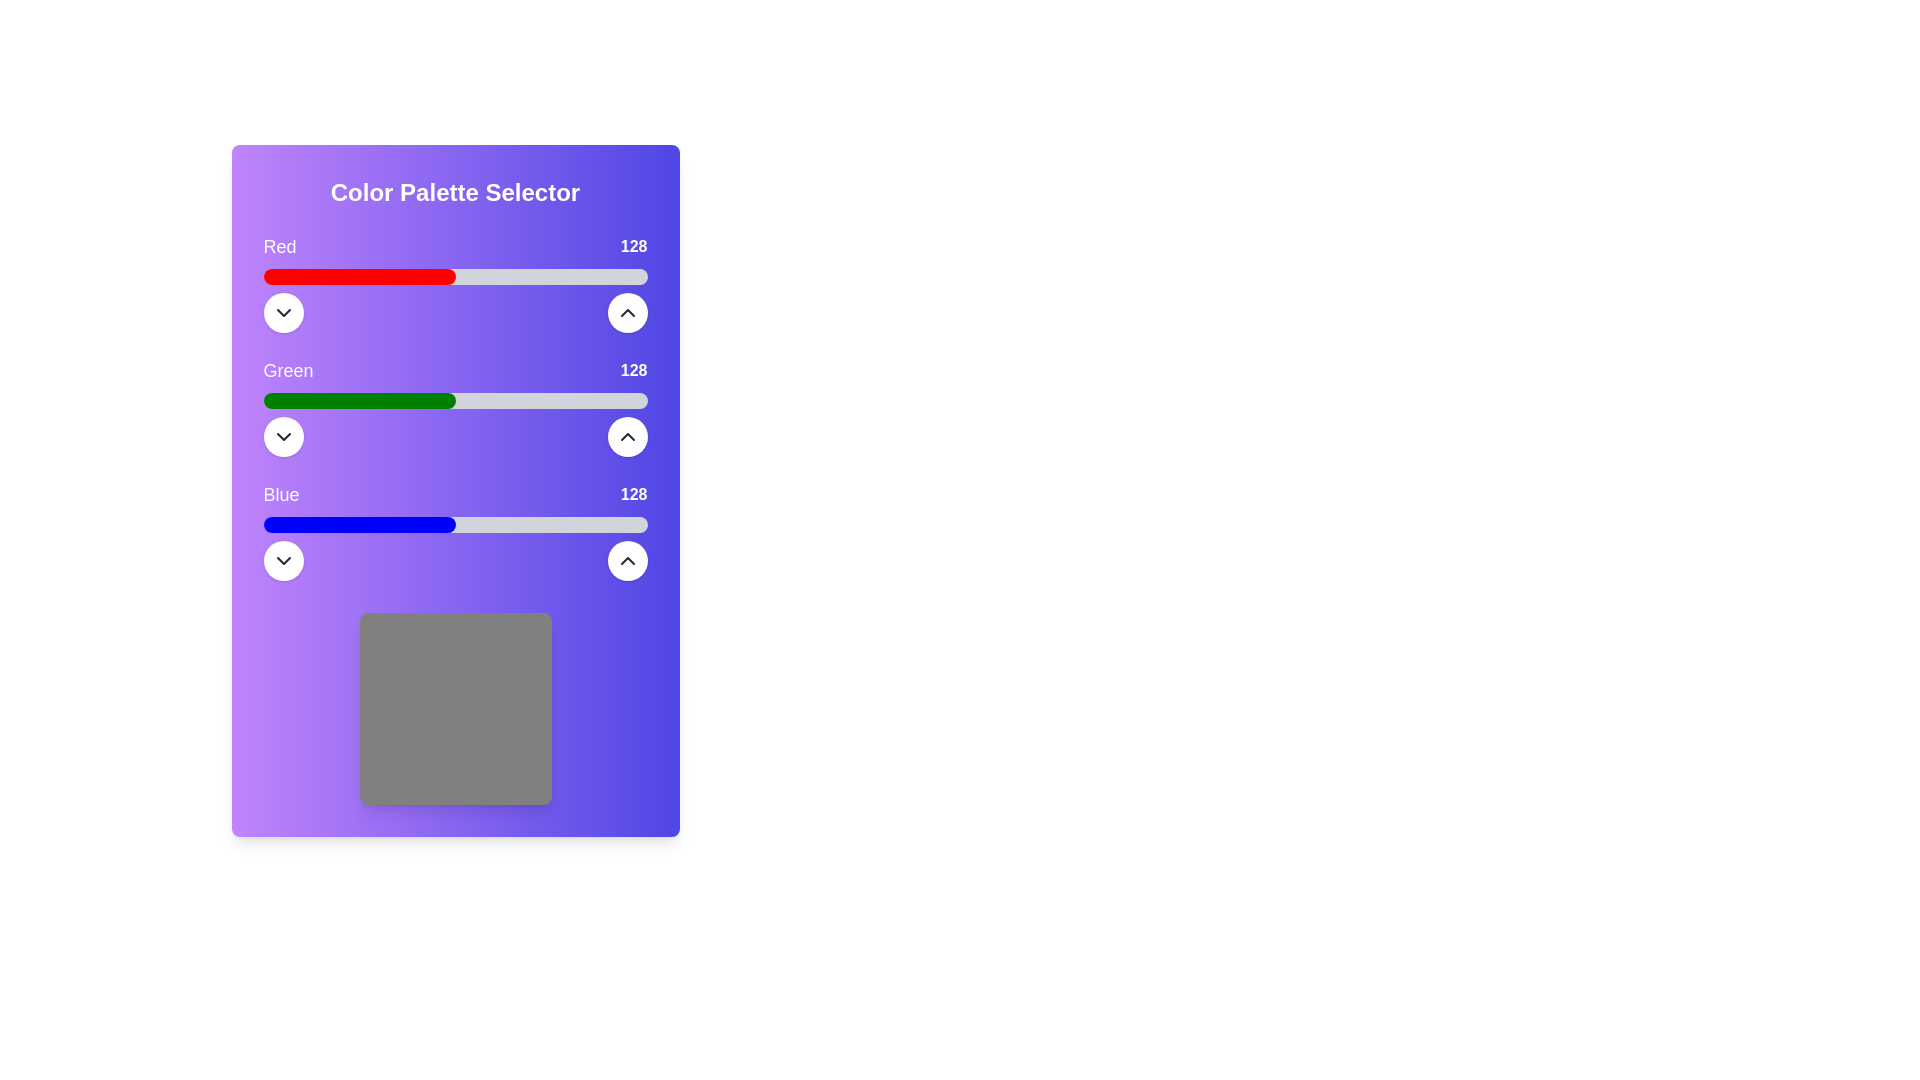  Describe the element at coordinates (473, 277) in the screenshot. I see `the red intensity` at that location.